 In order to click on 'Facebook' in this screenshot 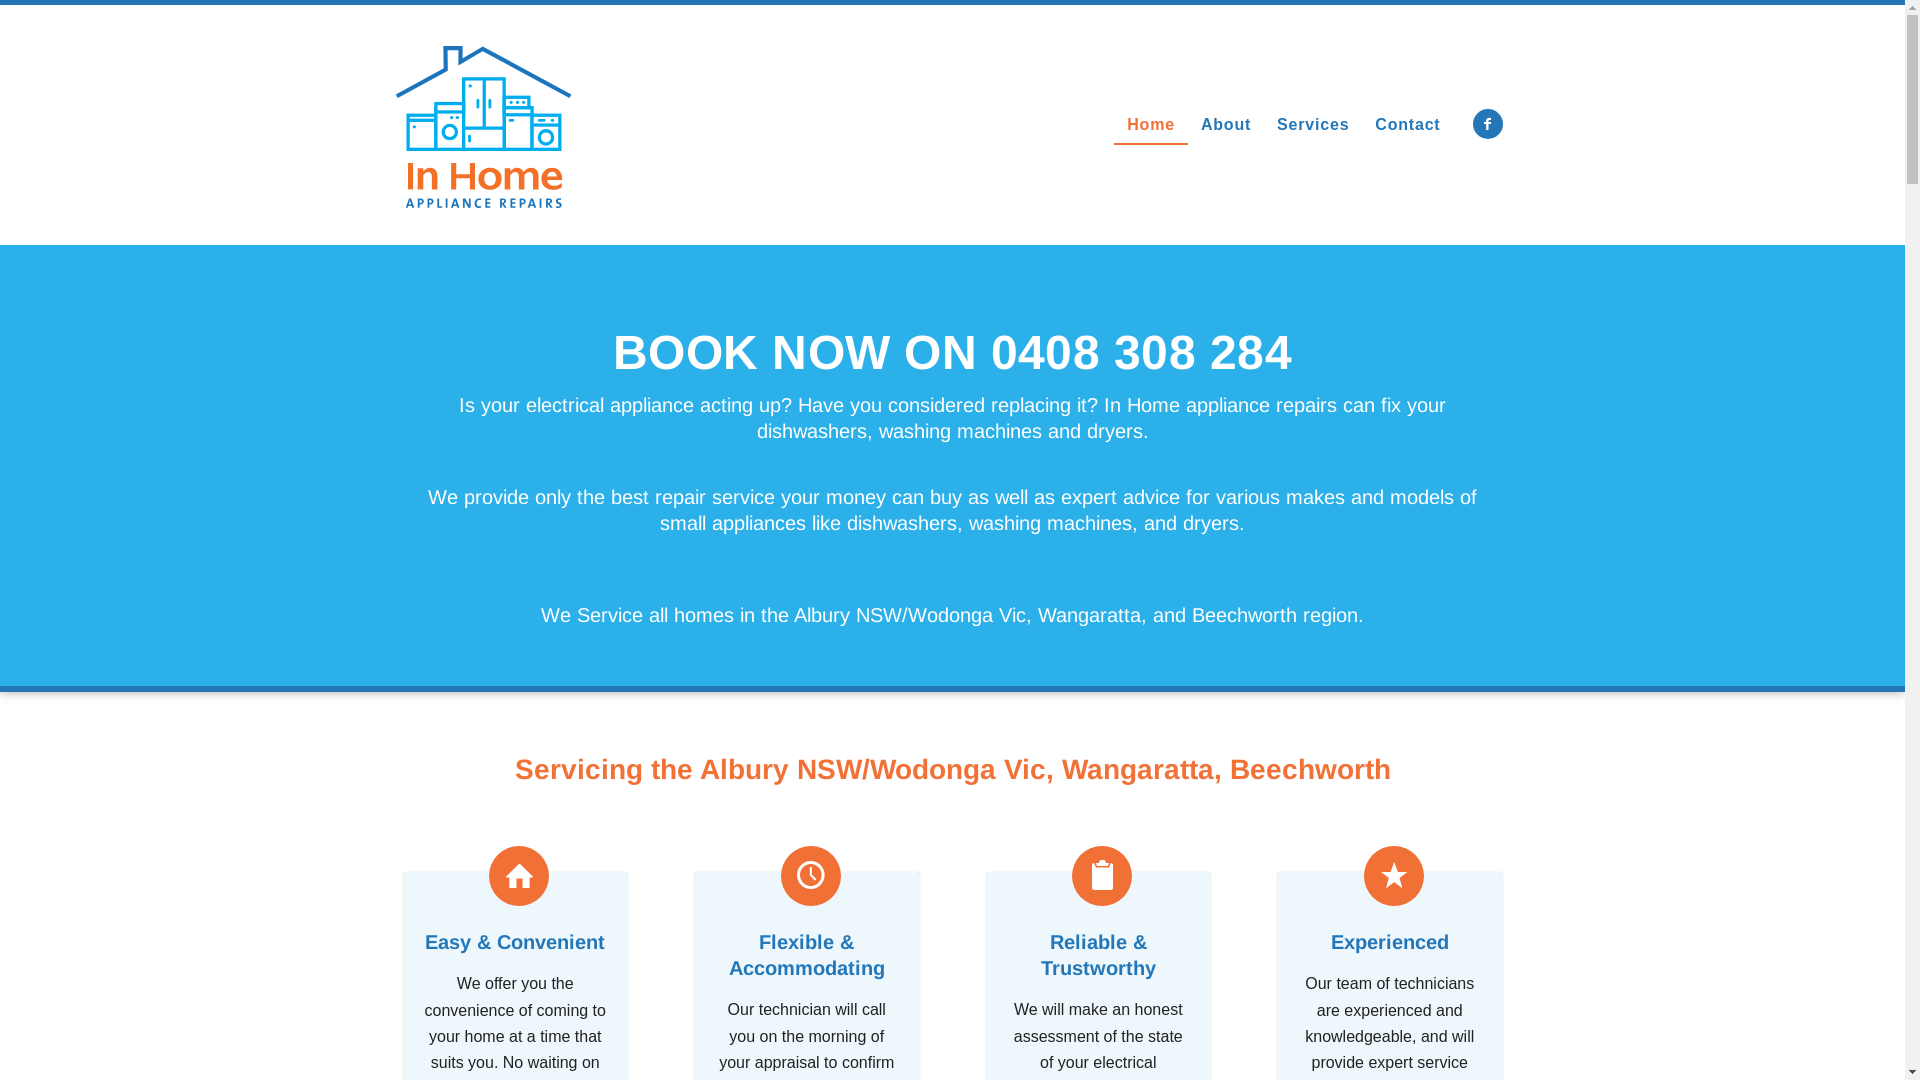, I will do `click(1487, 123)`.